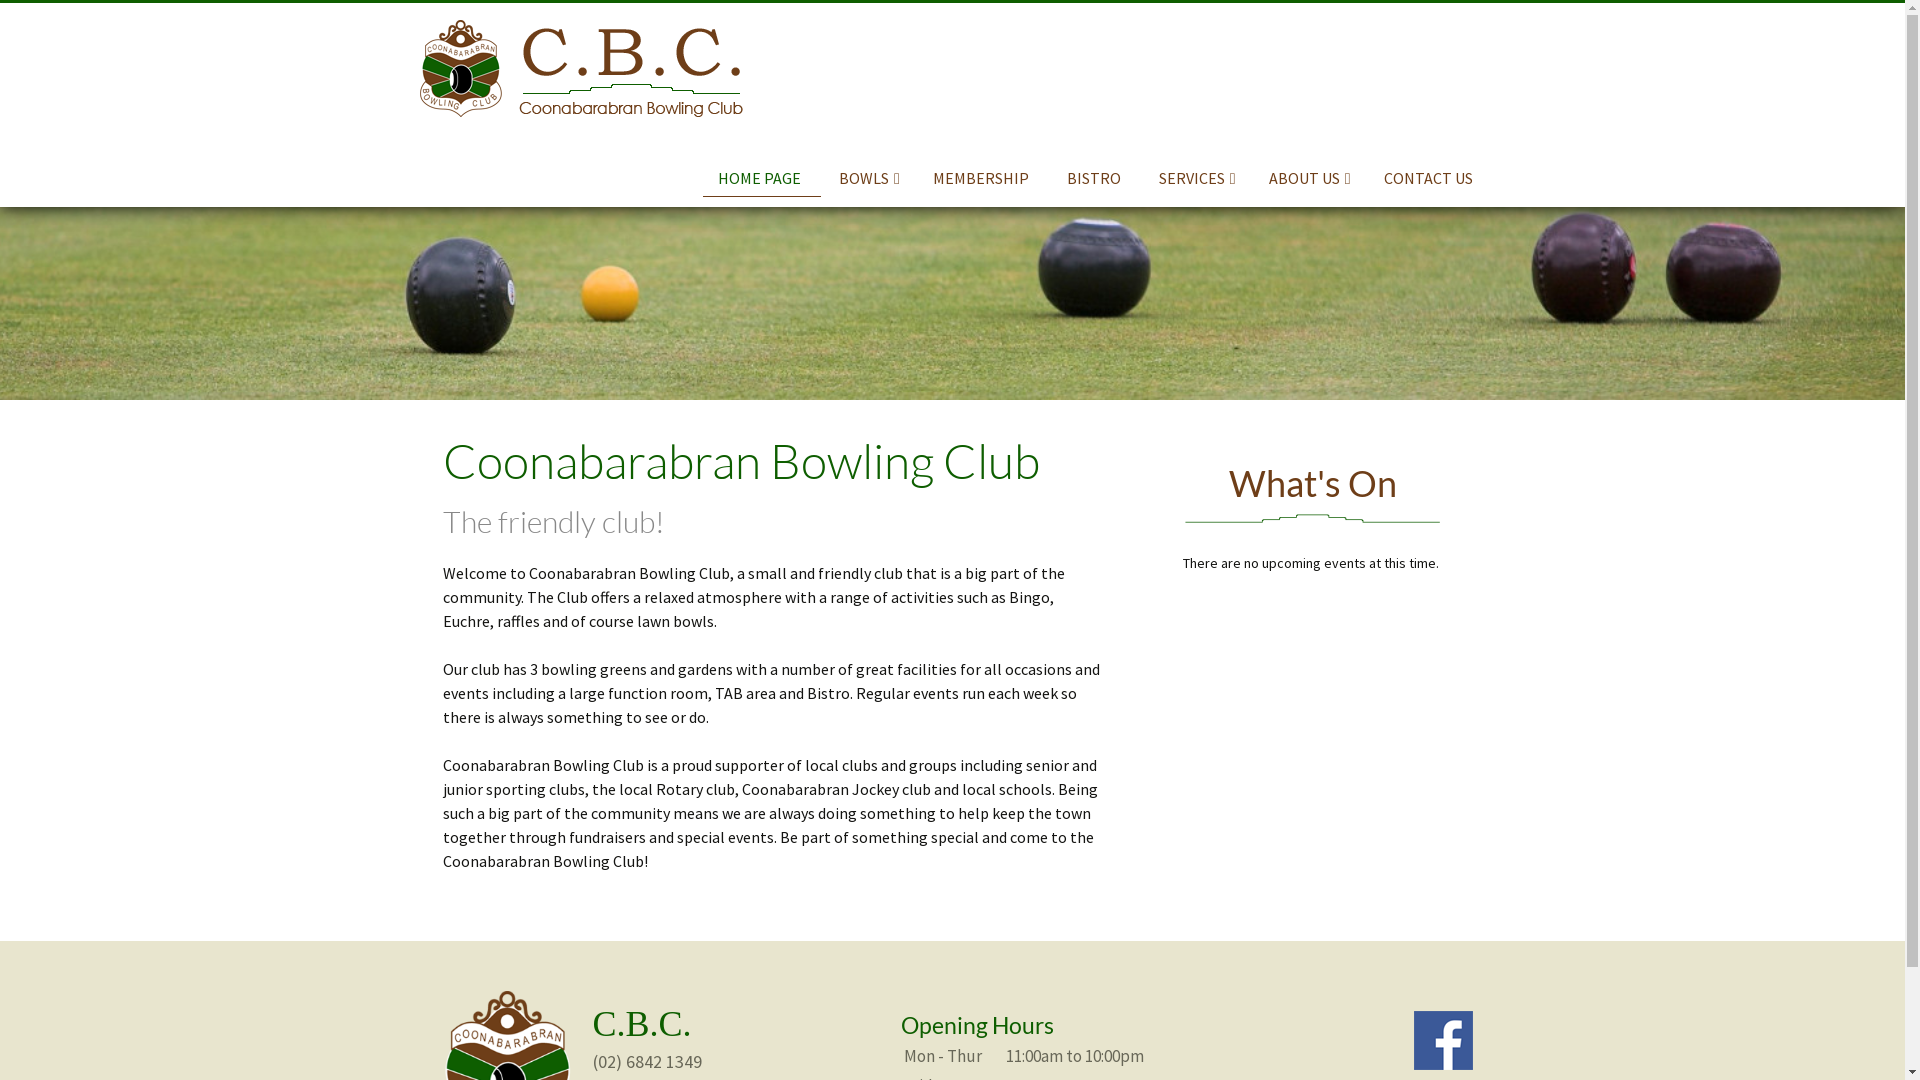 This screenshot has height=1080, width=1920. Describe the element at coordinates (916, 176) in the screenshot. I see `'MEMBERSHIP'` at that location.